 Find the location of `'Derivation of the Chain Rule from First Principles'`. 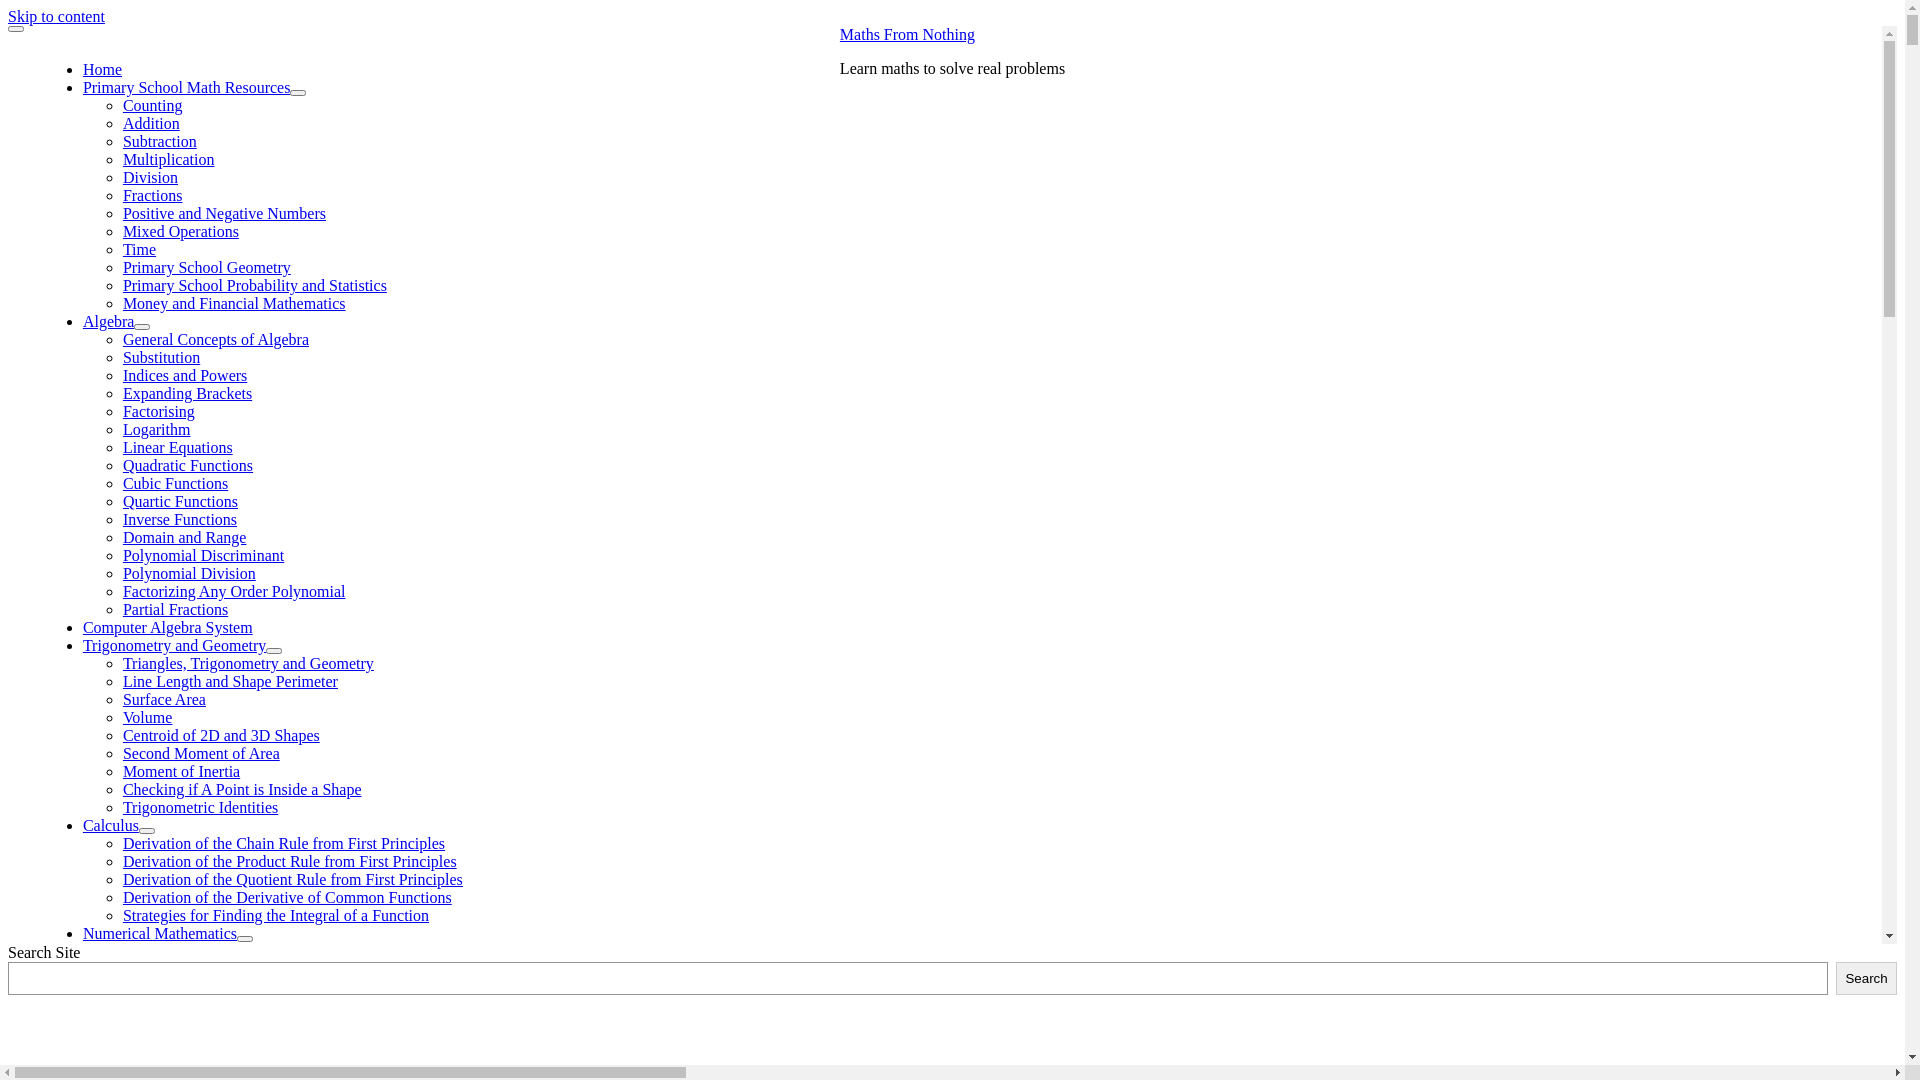

'Derivation of the Chain Rule from First Principles' is located at coordinates (282, 843).